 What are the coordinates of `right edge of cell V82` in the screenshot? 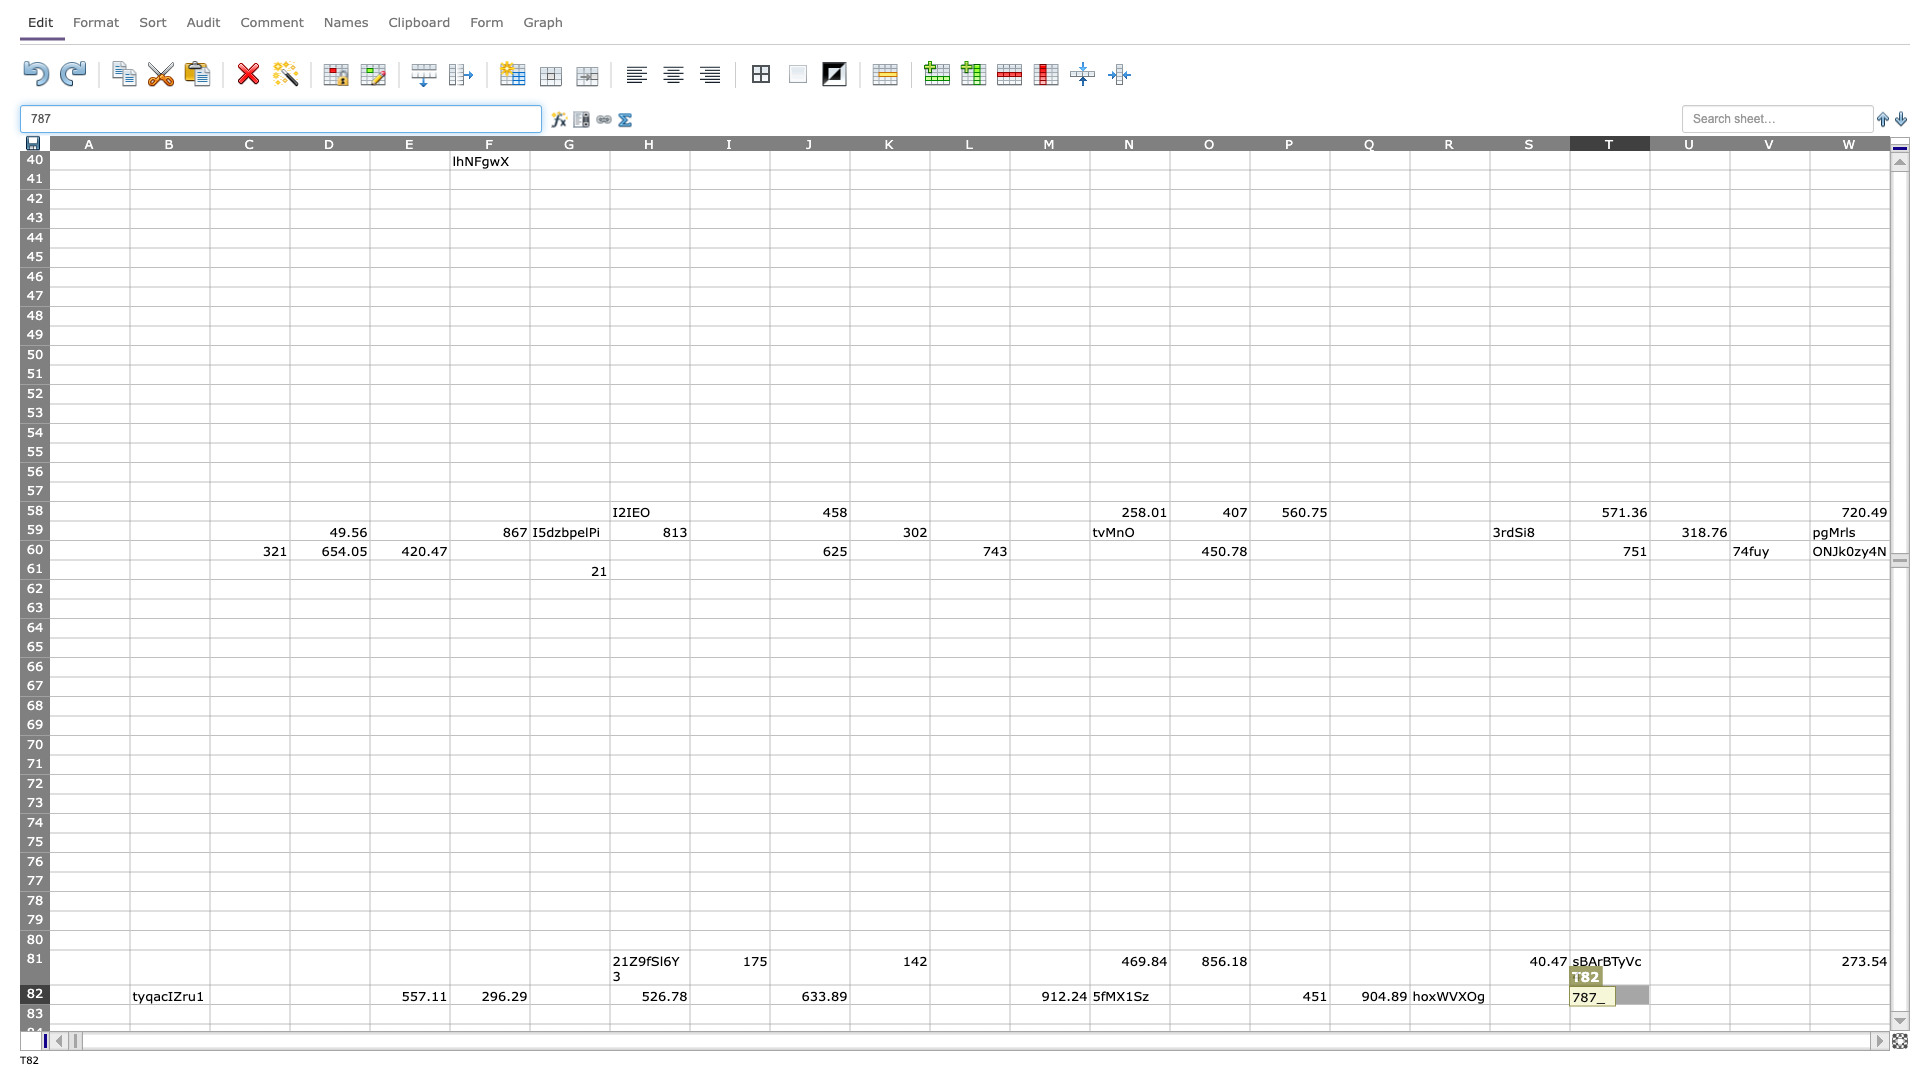 It's located at (1809, 994).